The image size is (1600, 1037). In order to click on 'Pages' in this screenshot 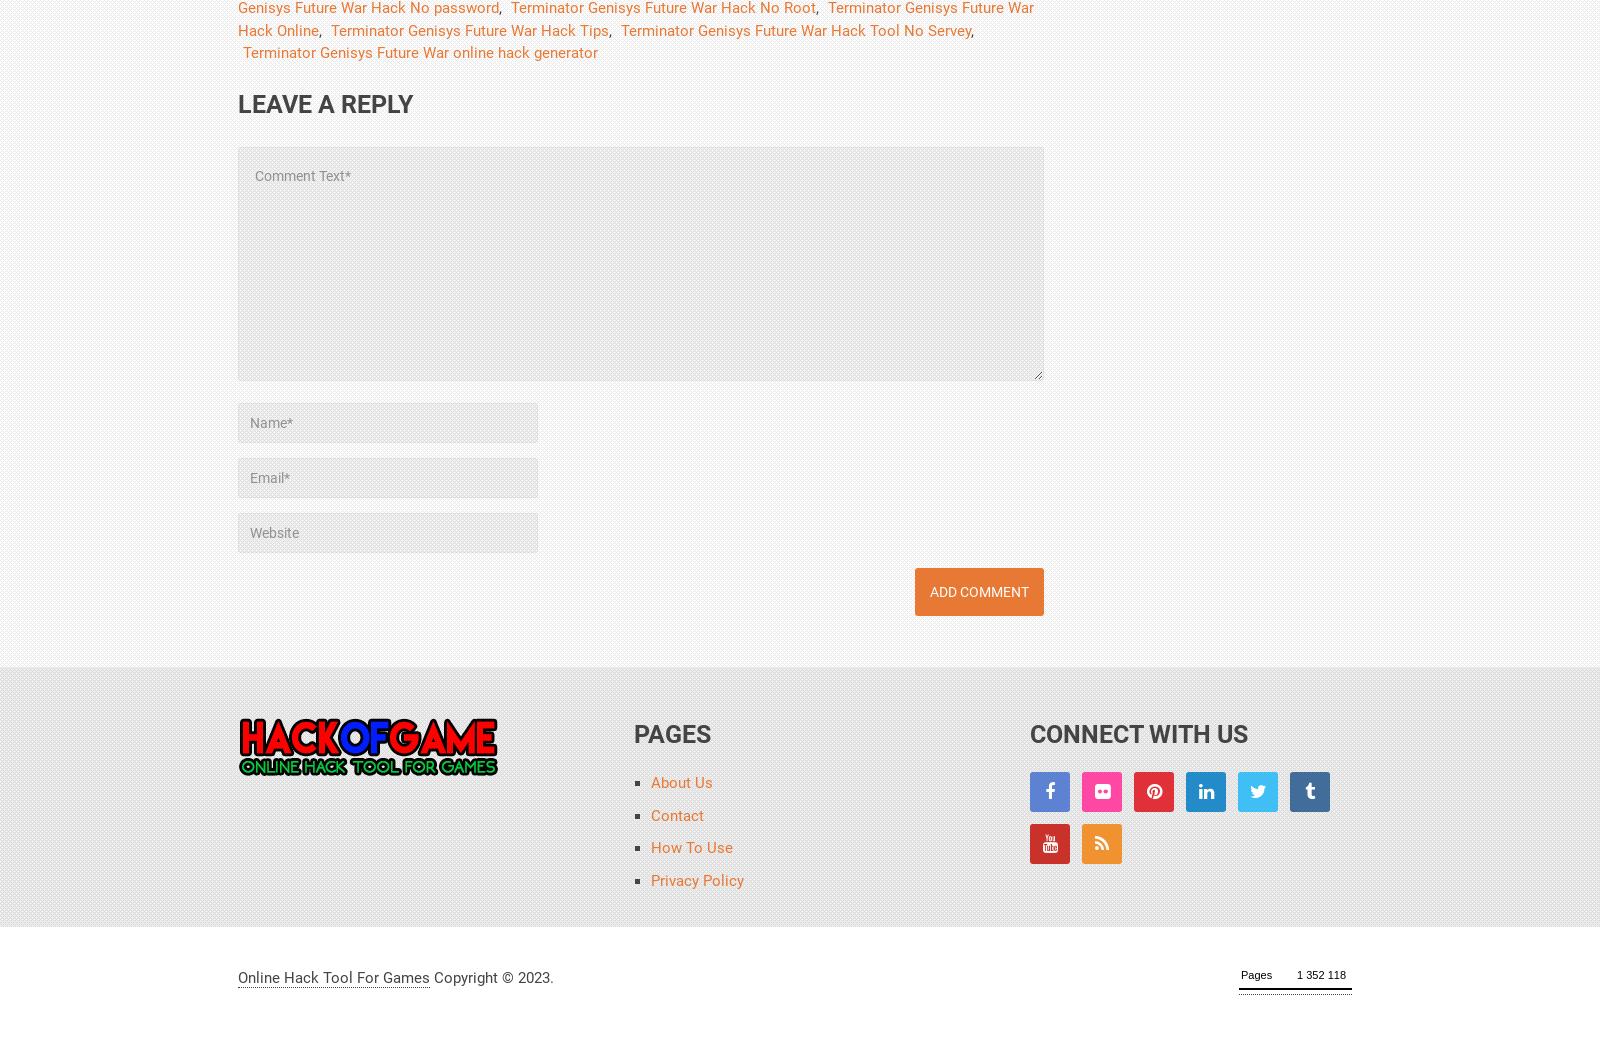, I will do `click(672, 734)`.